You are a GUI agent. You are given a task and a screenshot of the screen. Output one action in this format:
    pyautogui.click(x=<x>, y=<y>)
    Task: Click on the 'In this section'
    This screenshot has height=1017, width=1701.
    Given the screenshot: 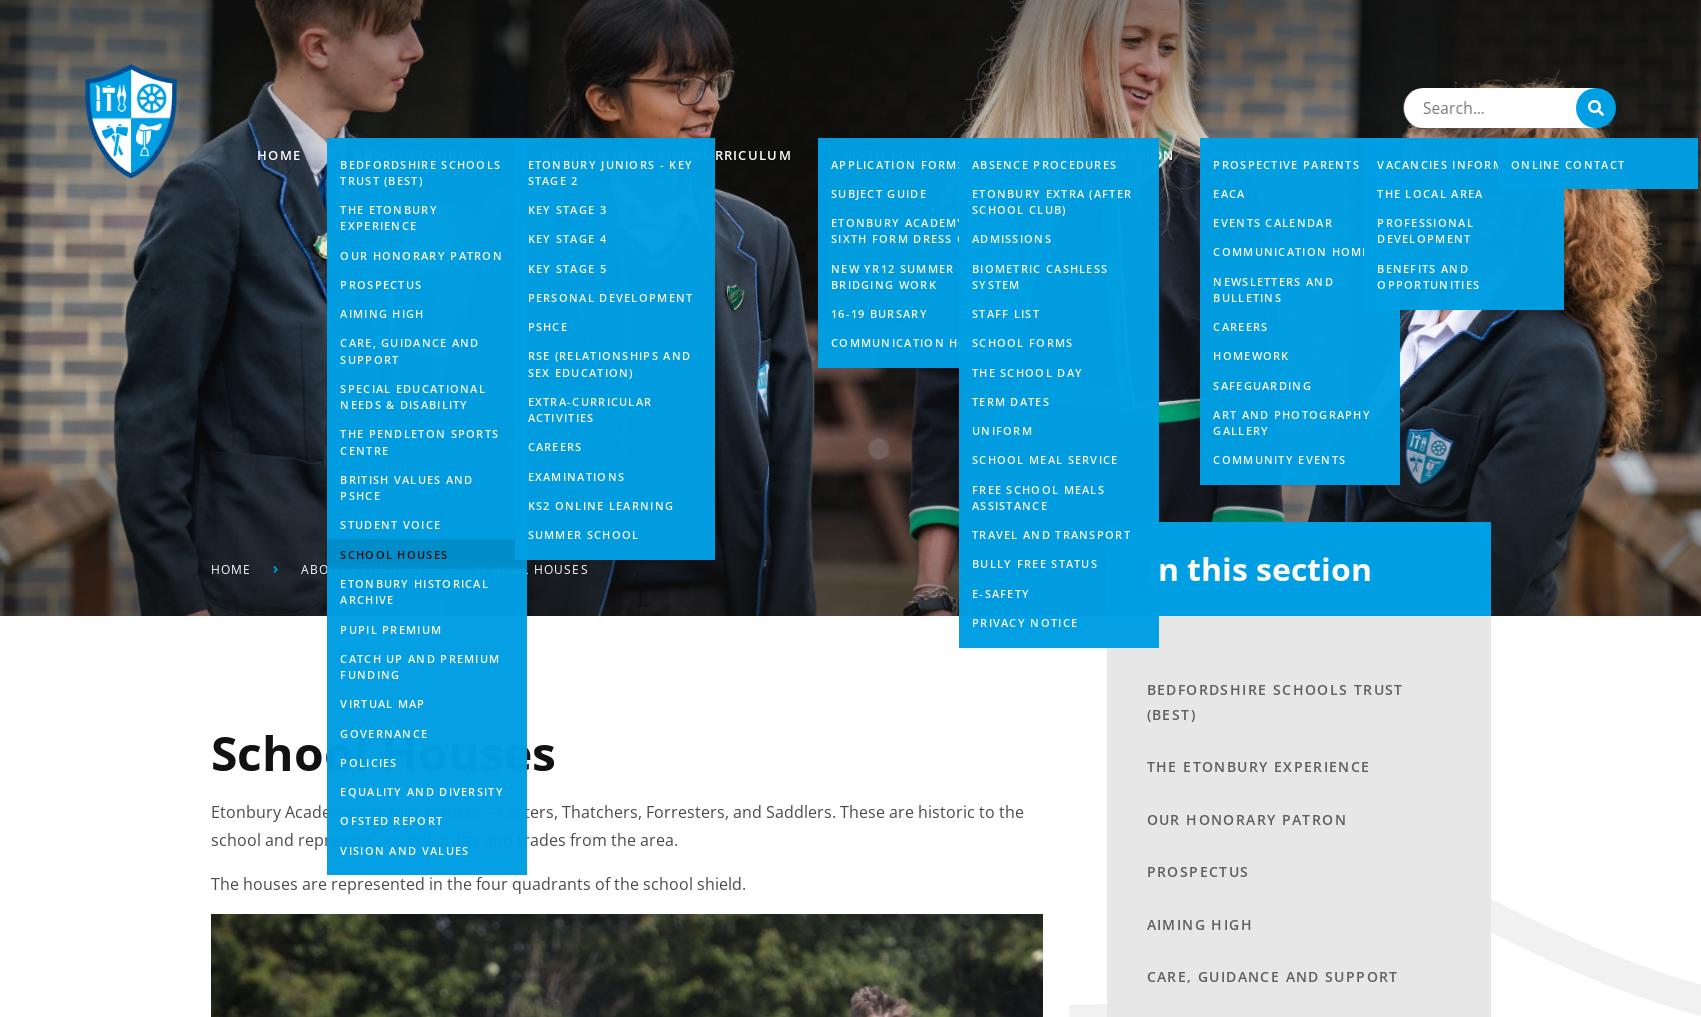 What is the action you would take?
    pyautogui.click(x=1258, y=567)
    